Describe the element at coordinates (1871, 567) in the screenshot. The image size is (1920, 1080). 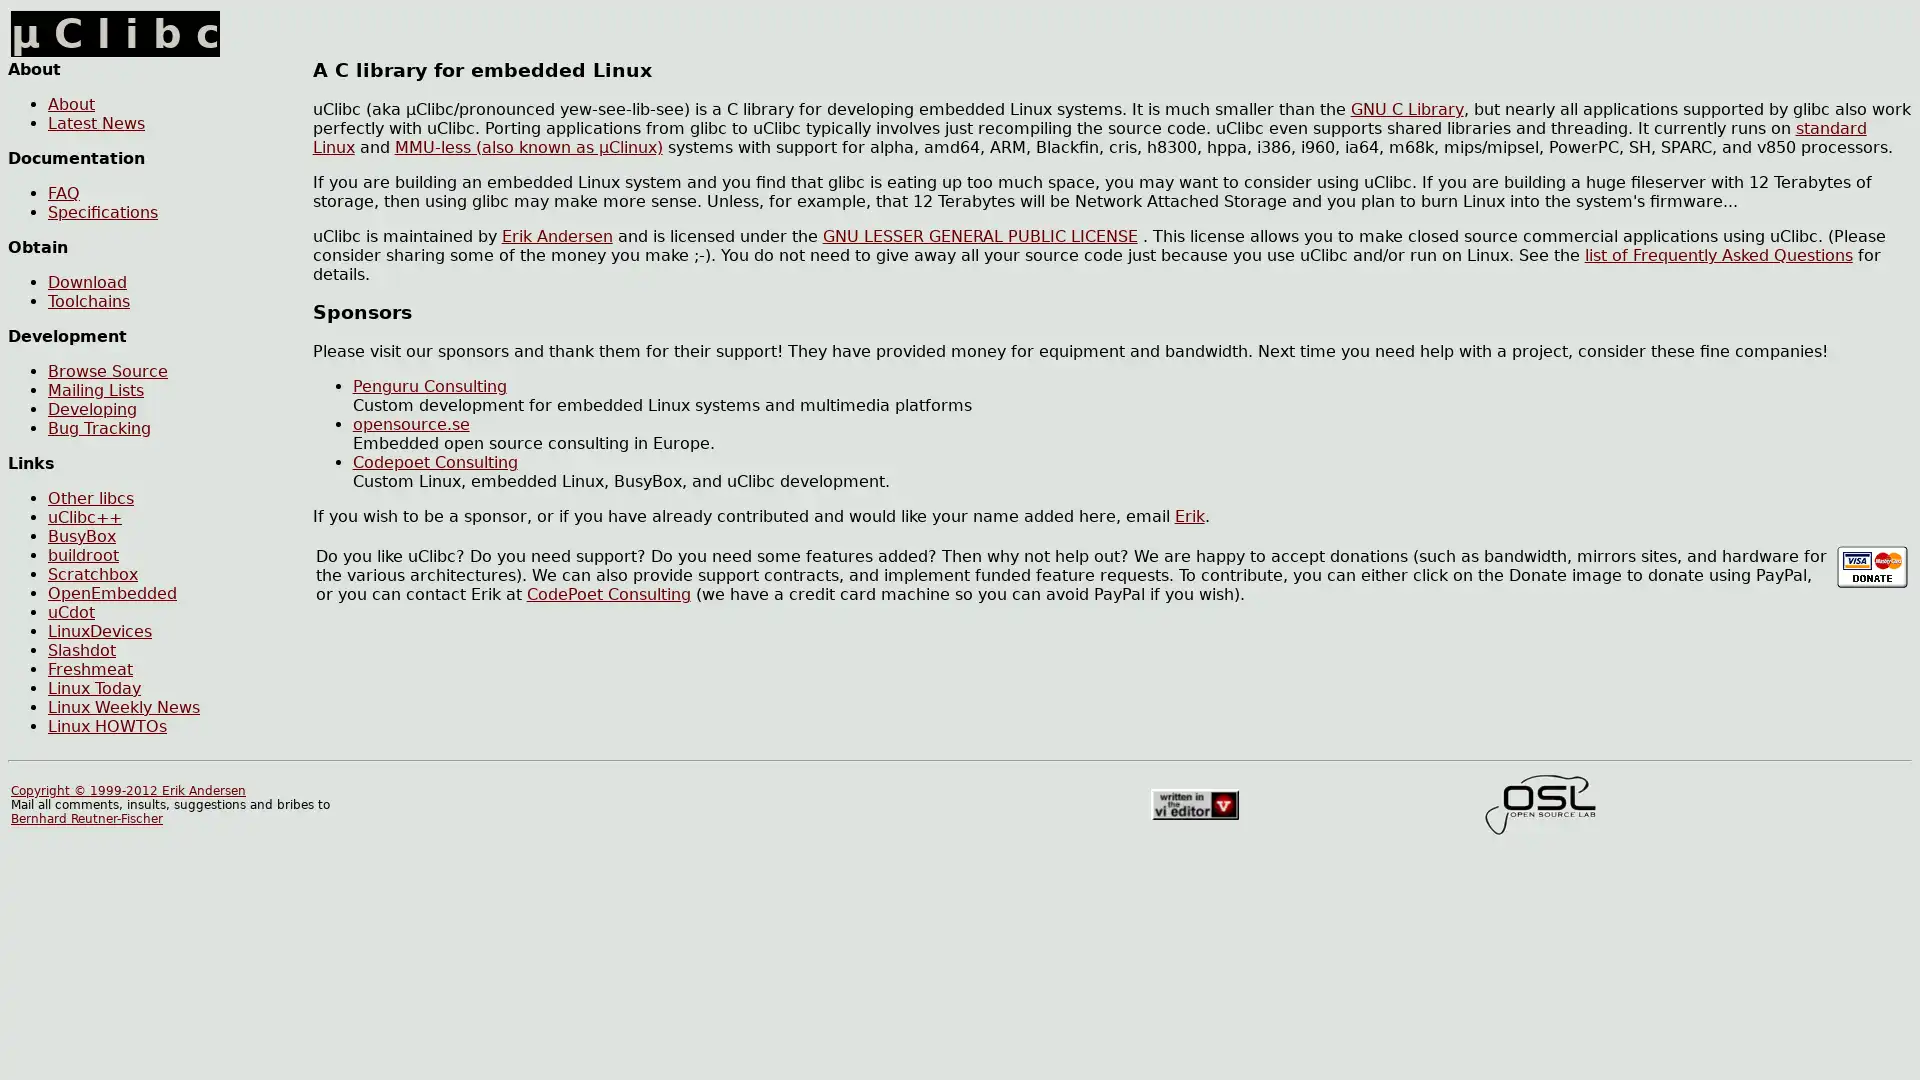
I see `Make donation using PayPal` at that location.